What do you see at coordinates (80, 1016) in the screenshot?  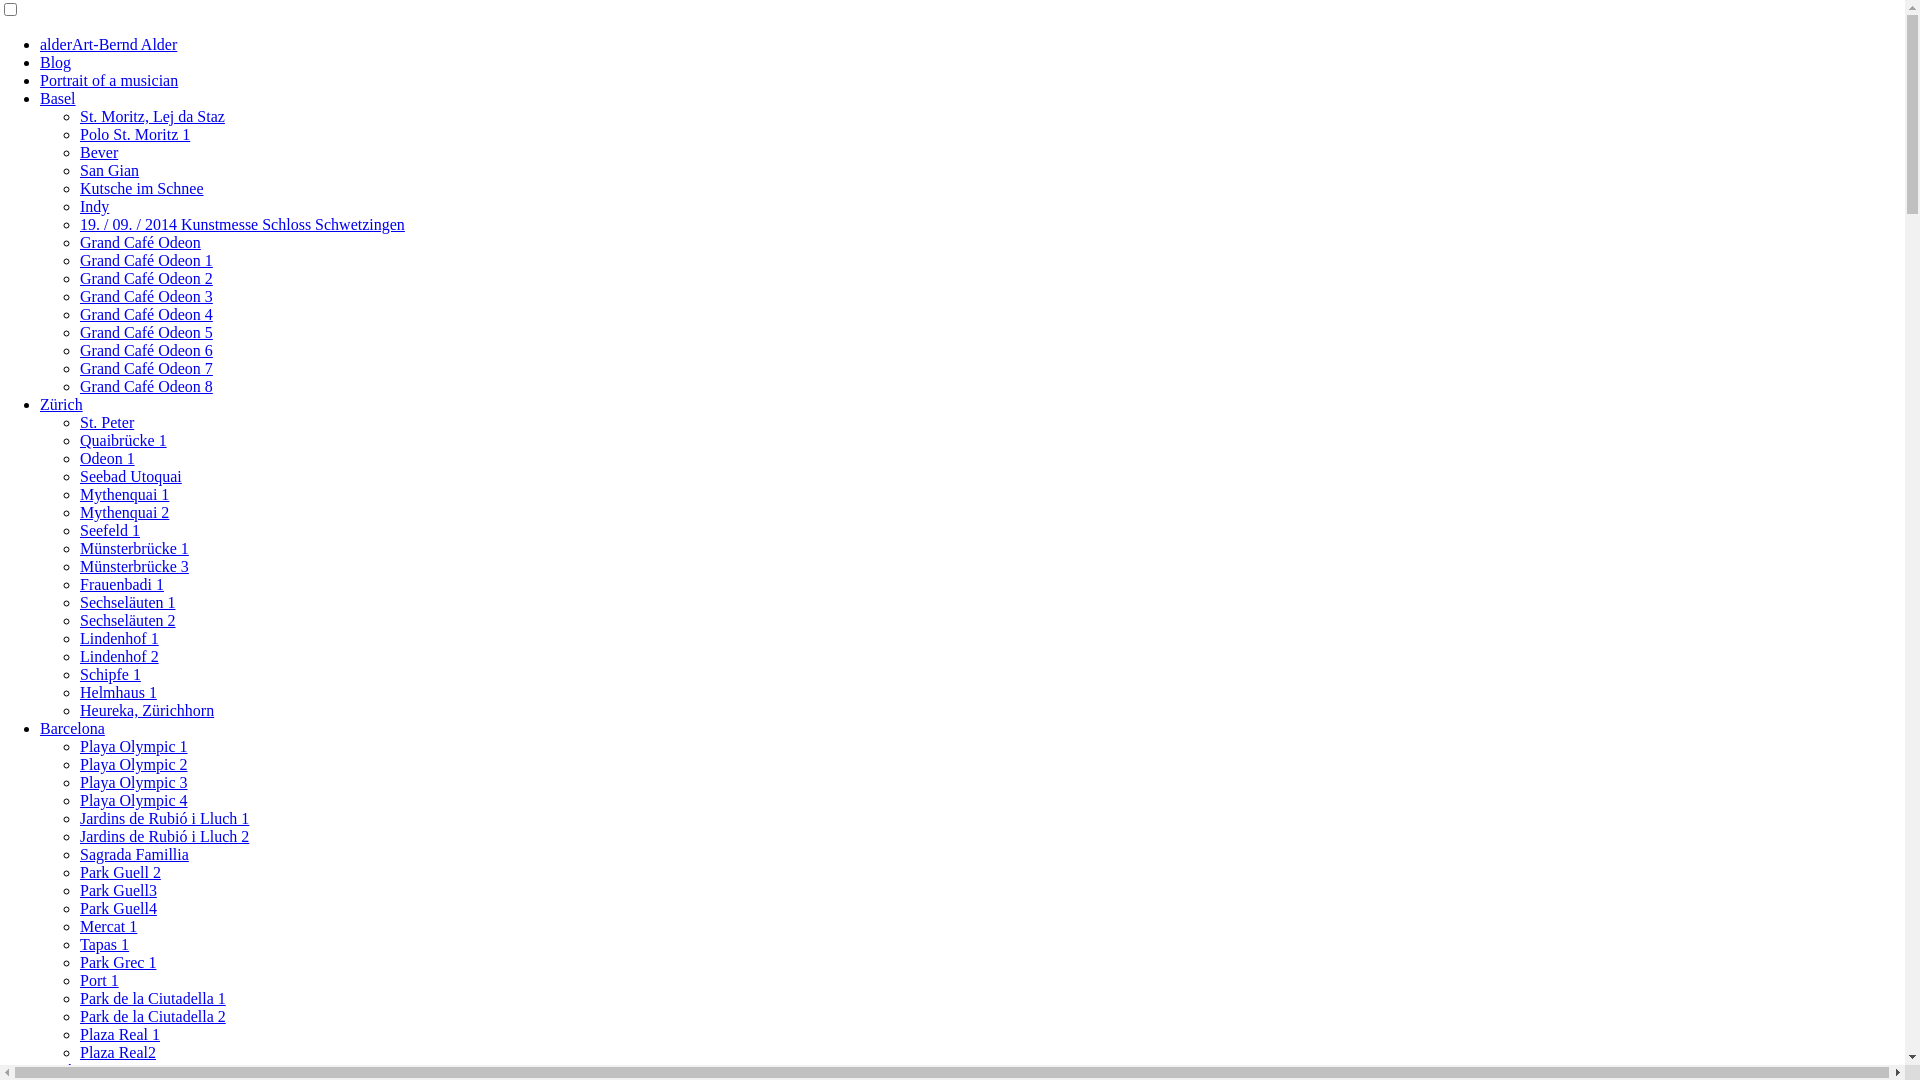 I see `'Park de la Ciutadella 2'` at bounding box center [80, 1016].